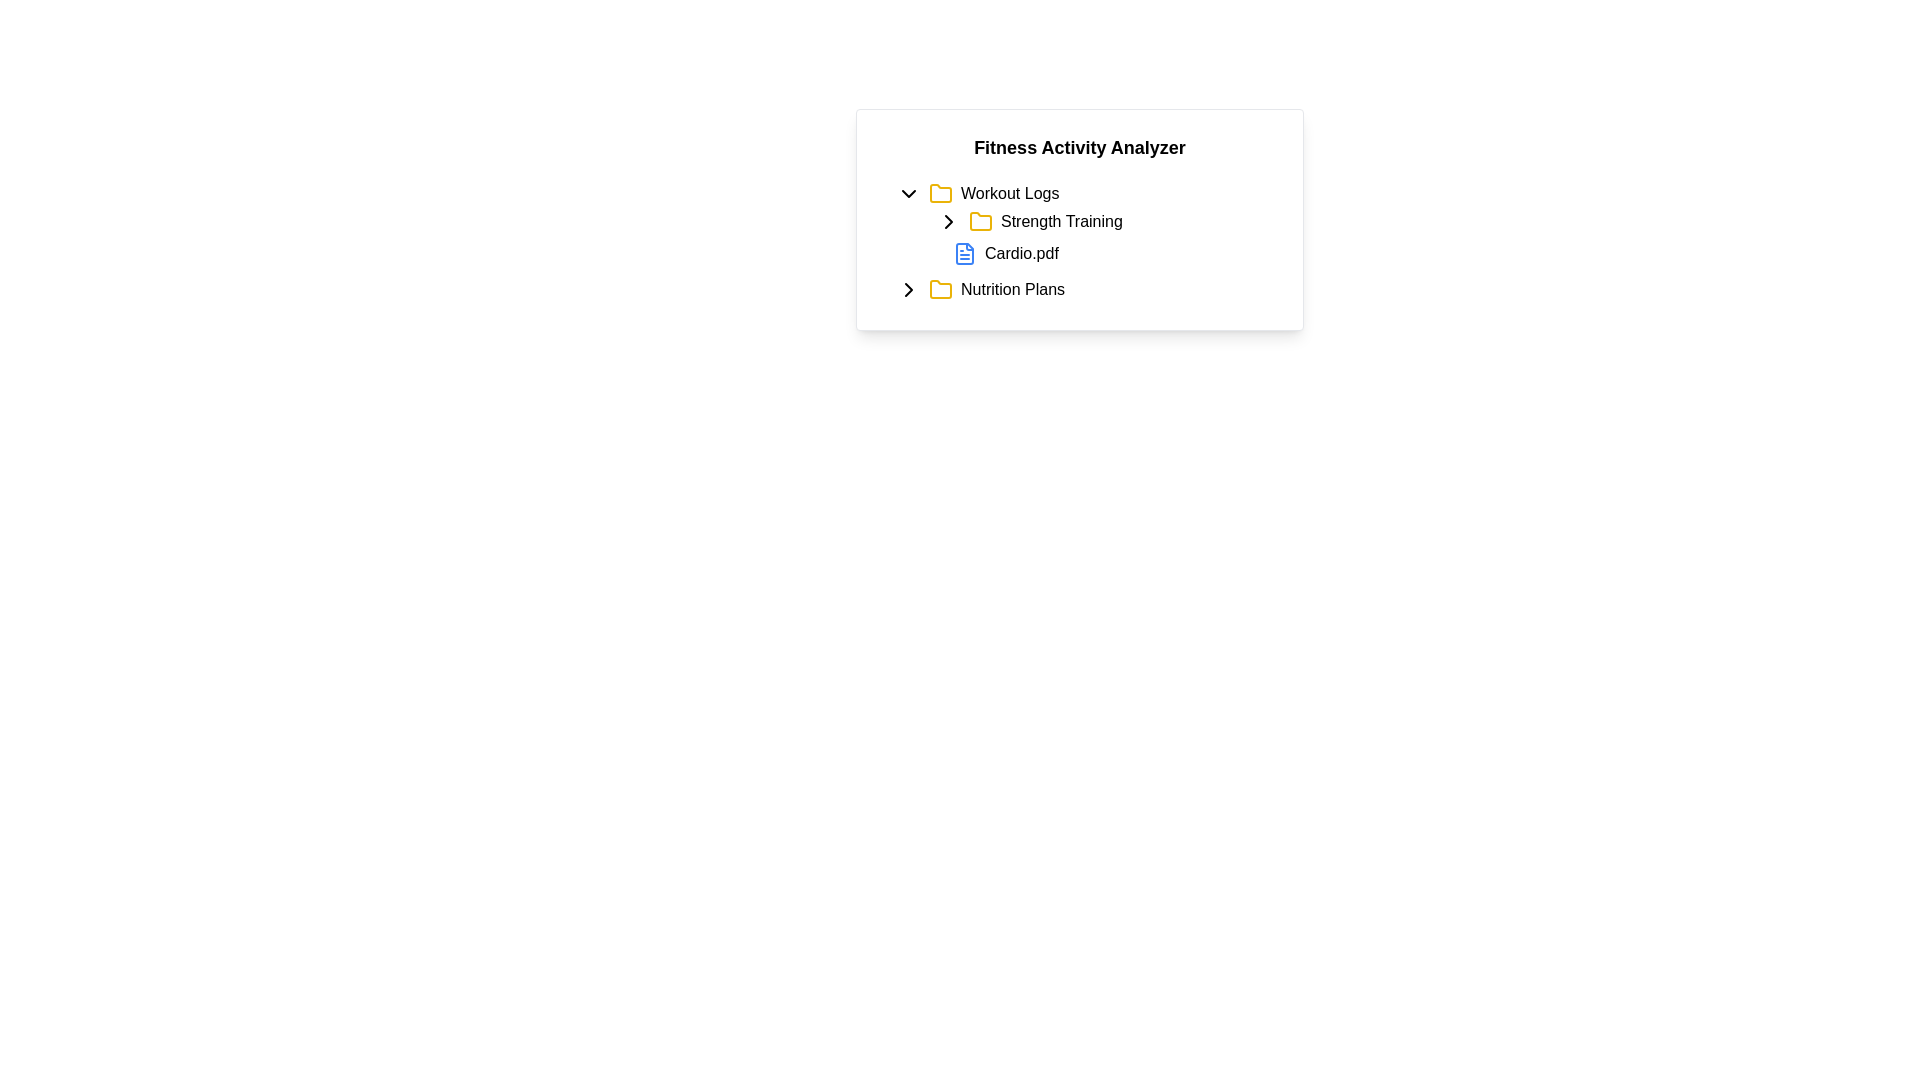  Describe the element at coordinates (907, 193) in the screenshot. I see `the chevron icon located at the far left of the 'Workout Logs' row` at that location.